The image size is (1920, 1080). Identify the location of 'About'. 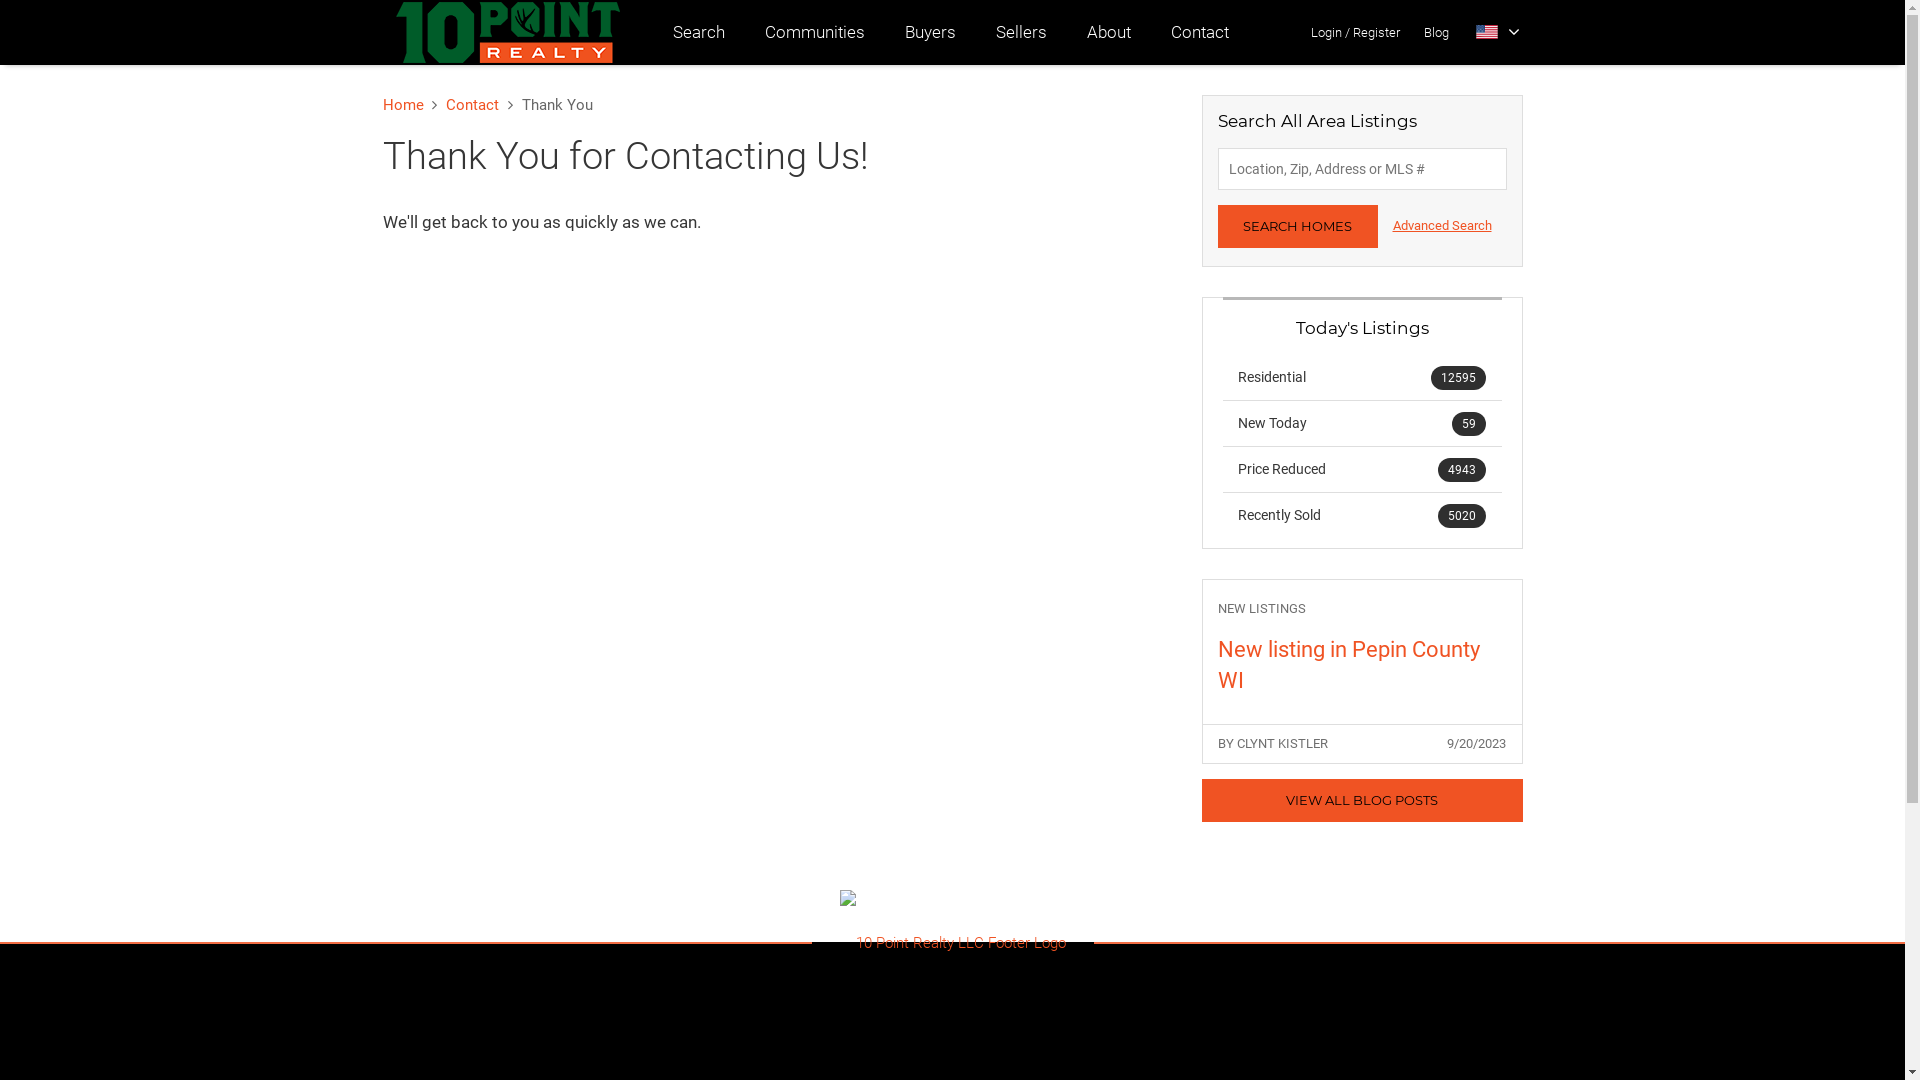
(1064, 32).